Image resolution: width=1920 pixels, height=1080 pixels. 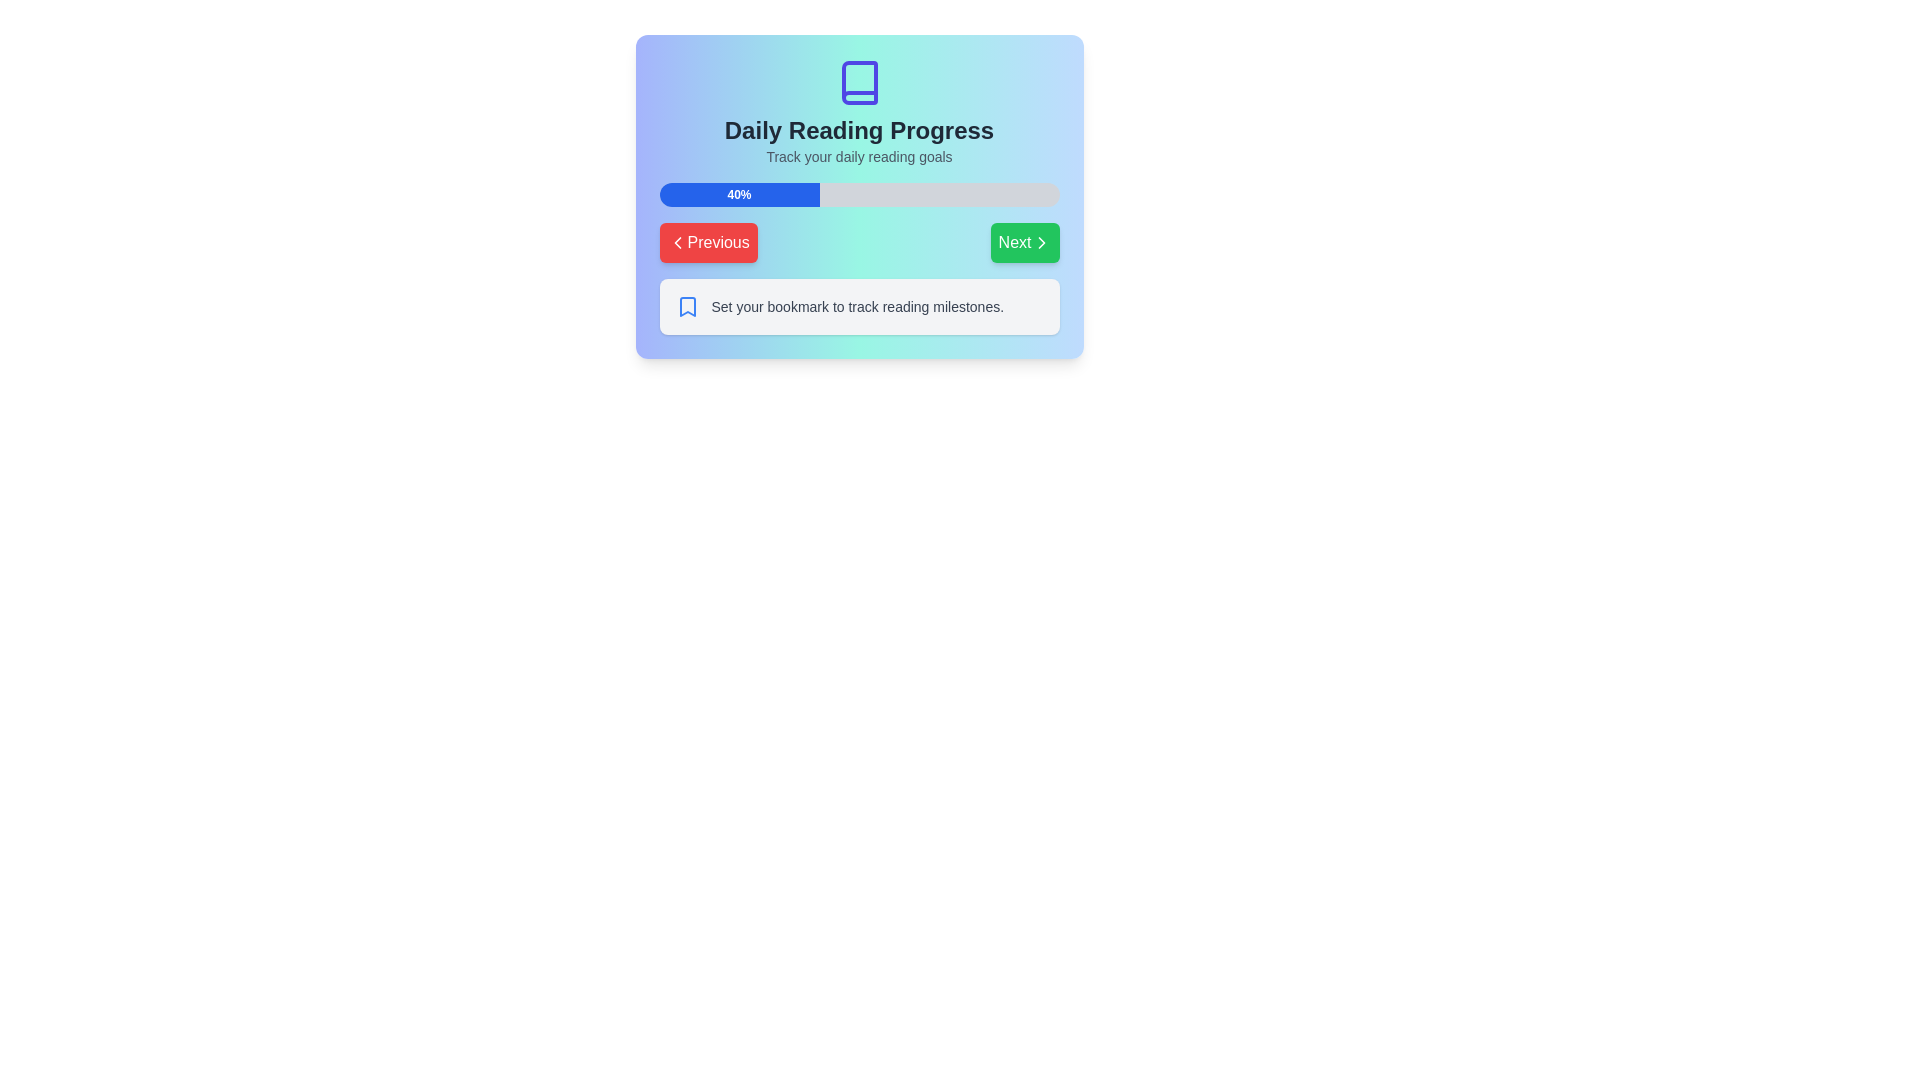 I want to click on text displayed in the Informational Banner located below the 'Previous' and 'Next' buttons in the lower-central part of the interface panel, so click(x=859, y=307).